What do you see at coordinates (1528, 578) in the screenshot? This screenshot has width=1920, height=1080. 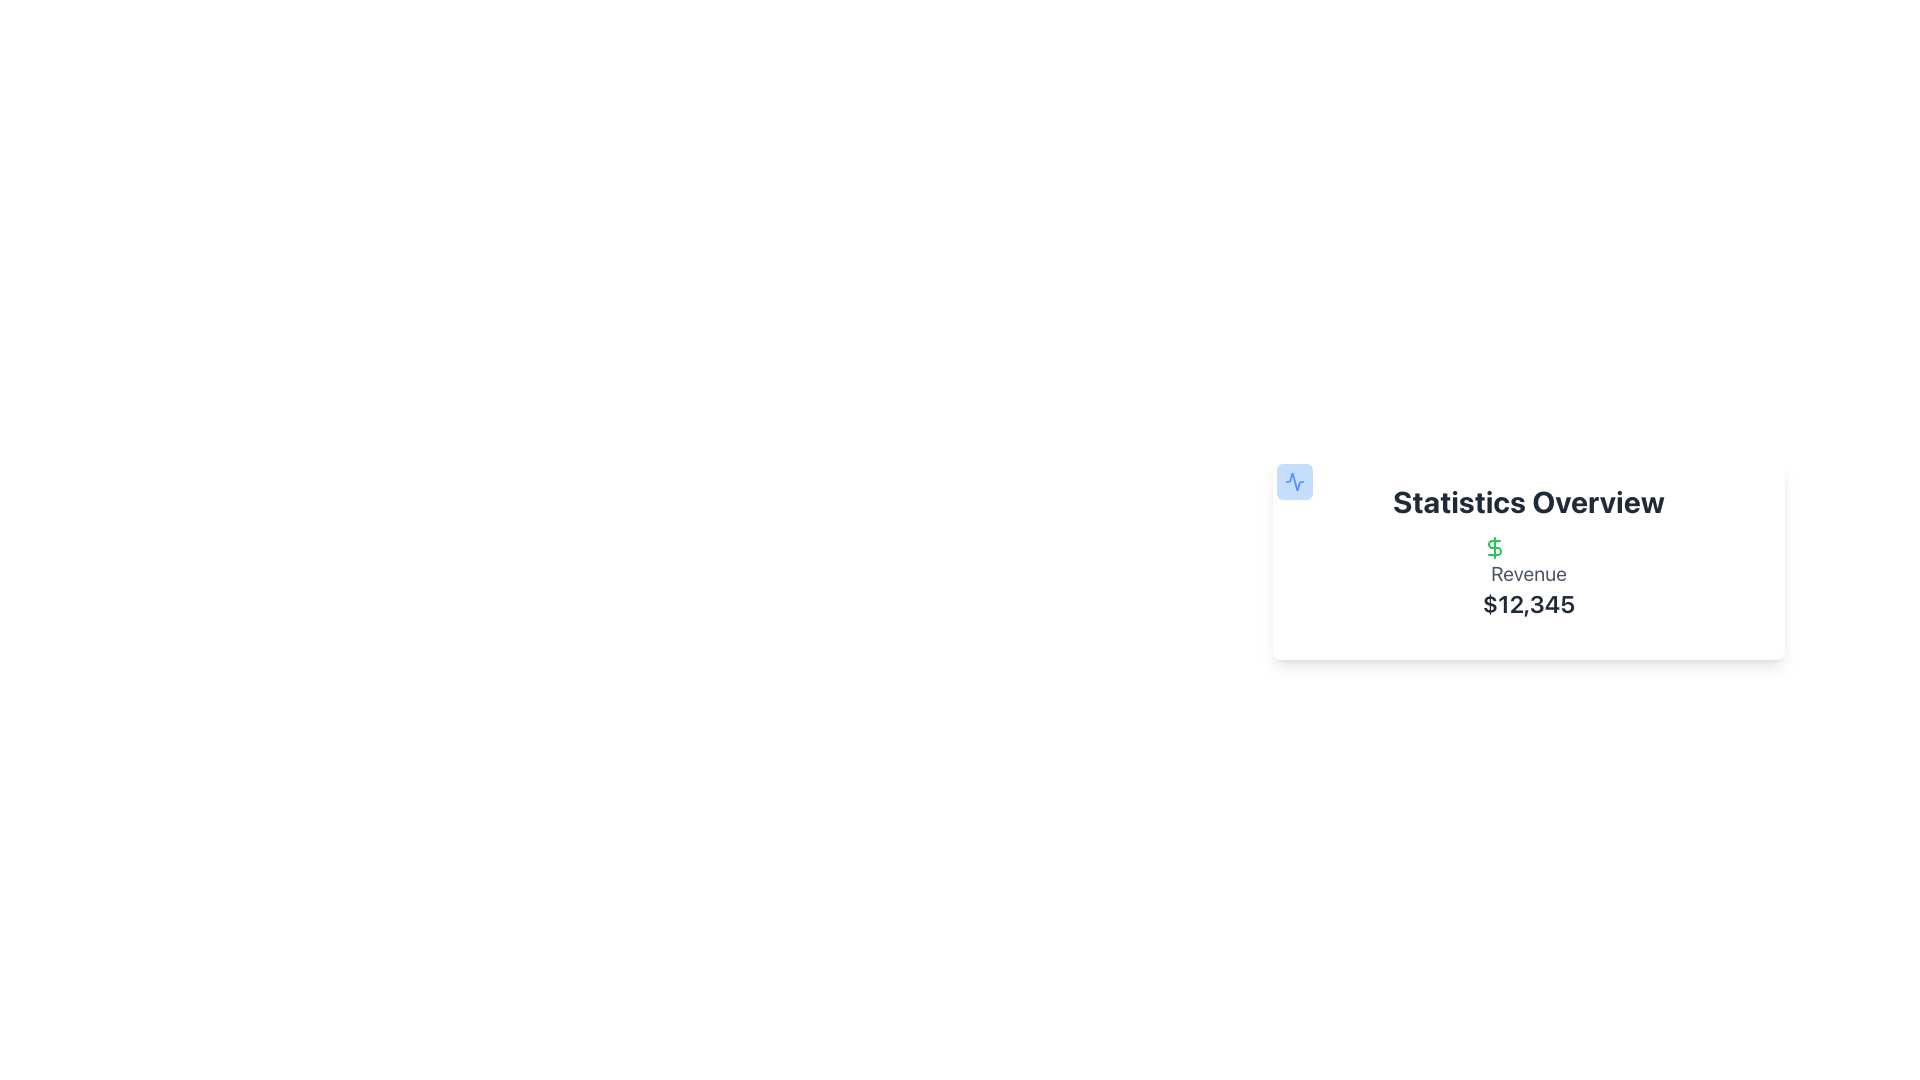 I see `displayed revenue summary information from the text block with a green dollar icon labeled 'Revenue' and amount '$12,345'` at bounding box center [1528, 578].